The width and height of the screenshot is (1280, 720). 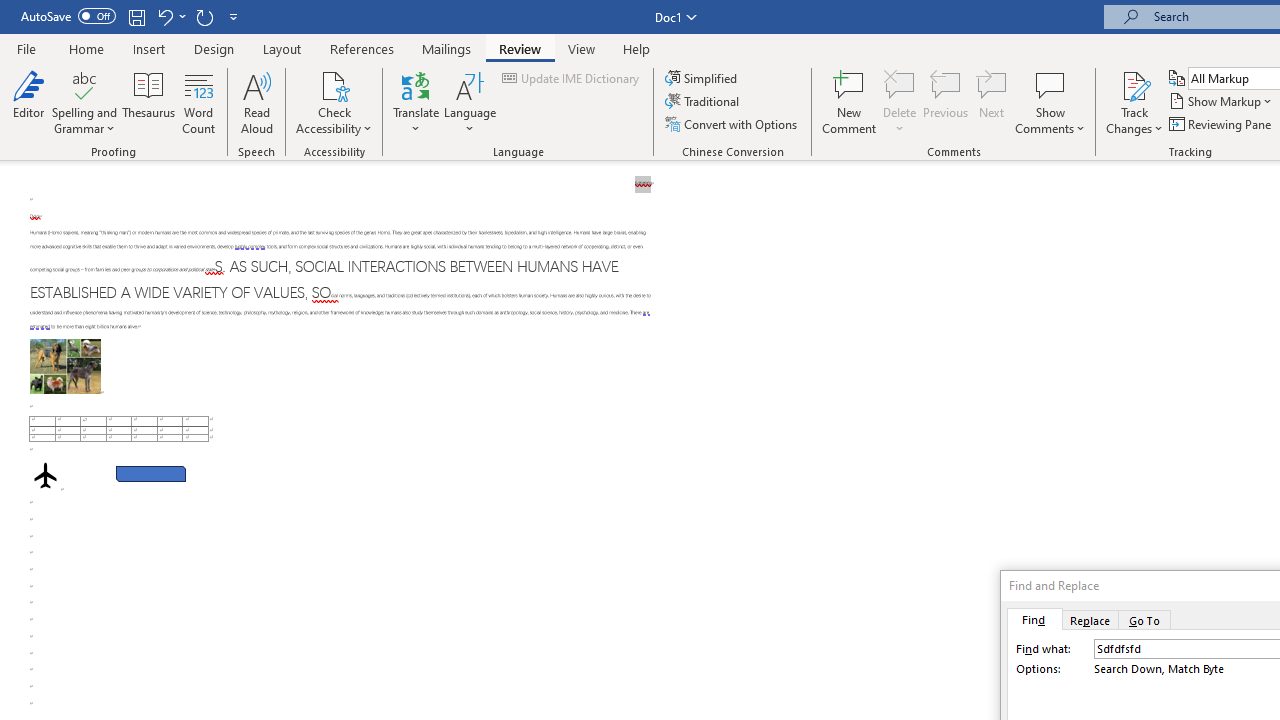 What do you see at coordinates (1049, 84) in the screenshot?
I see `'Show Comments'` at bounding box center [1049, 84].